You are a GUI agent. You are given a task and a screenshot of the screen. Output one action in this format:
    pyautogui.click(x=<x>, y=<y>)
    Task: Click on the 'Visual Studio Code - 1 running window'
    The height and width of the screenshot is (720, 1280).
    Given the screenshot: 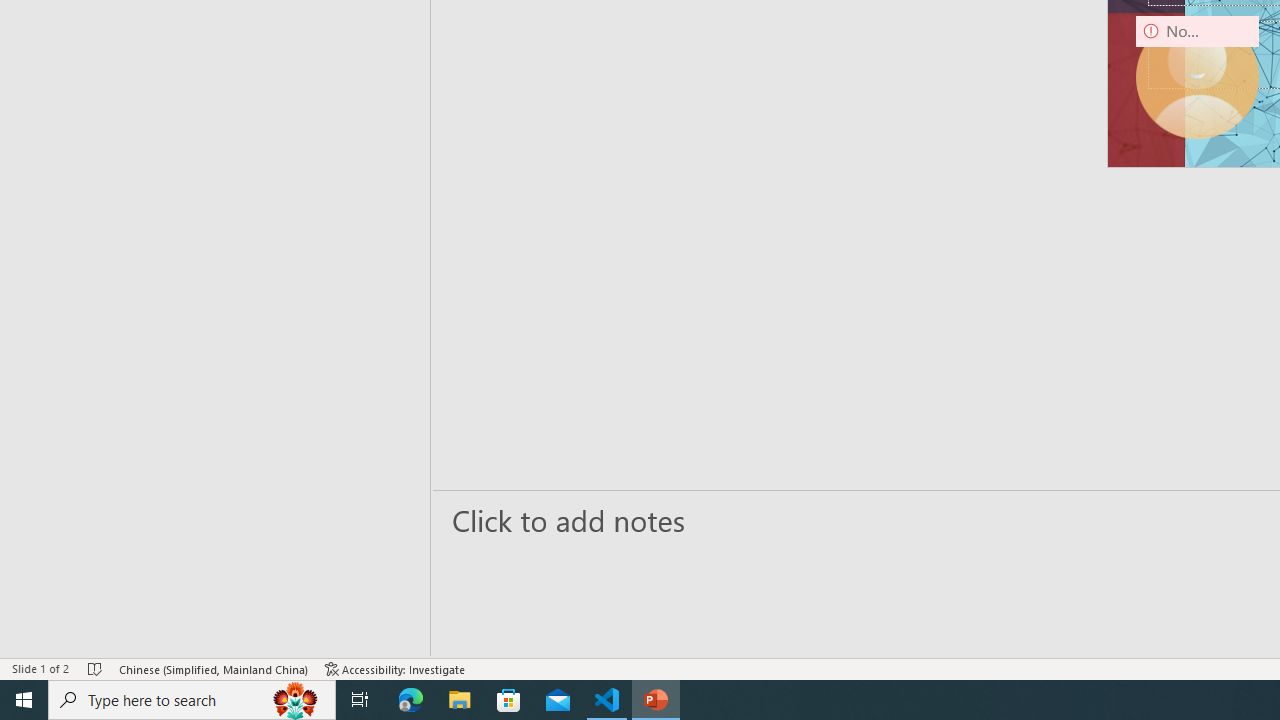 What is the action you would take?
    pyautogui.click(x=606, y=698)
    